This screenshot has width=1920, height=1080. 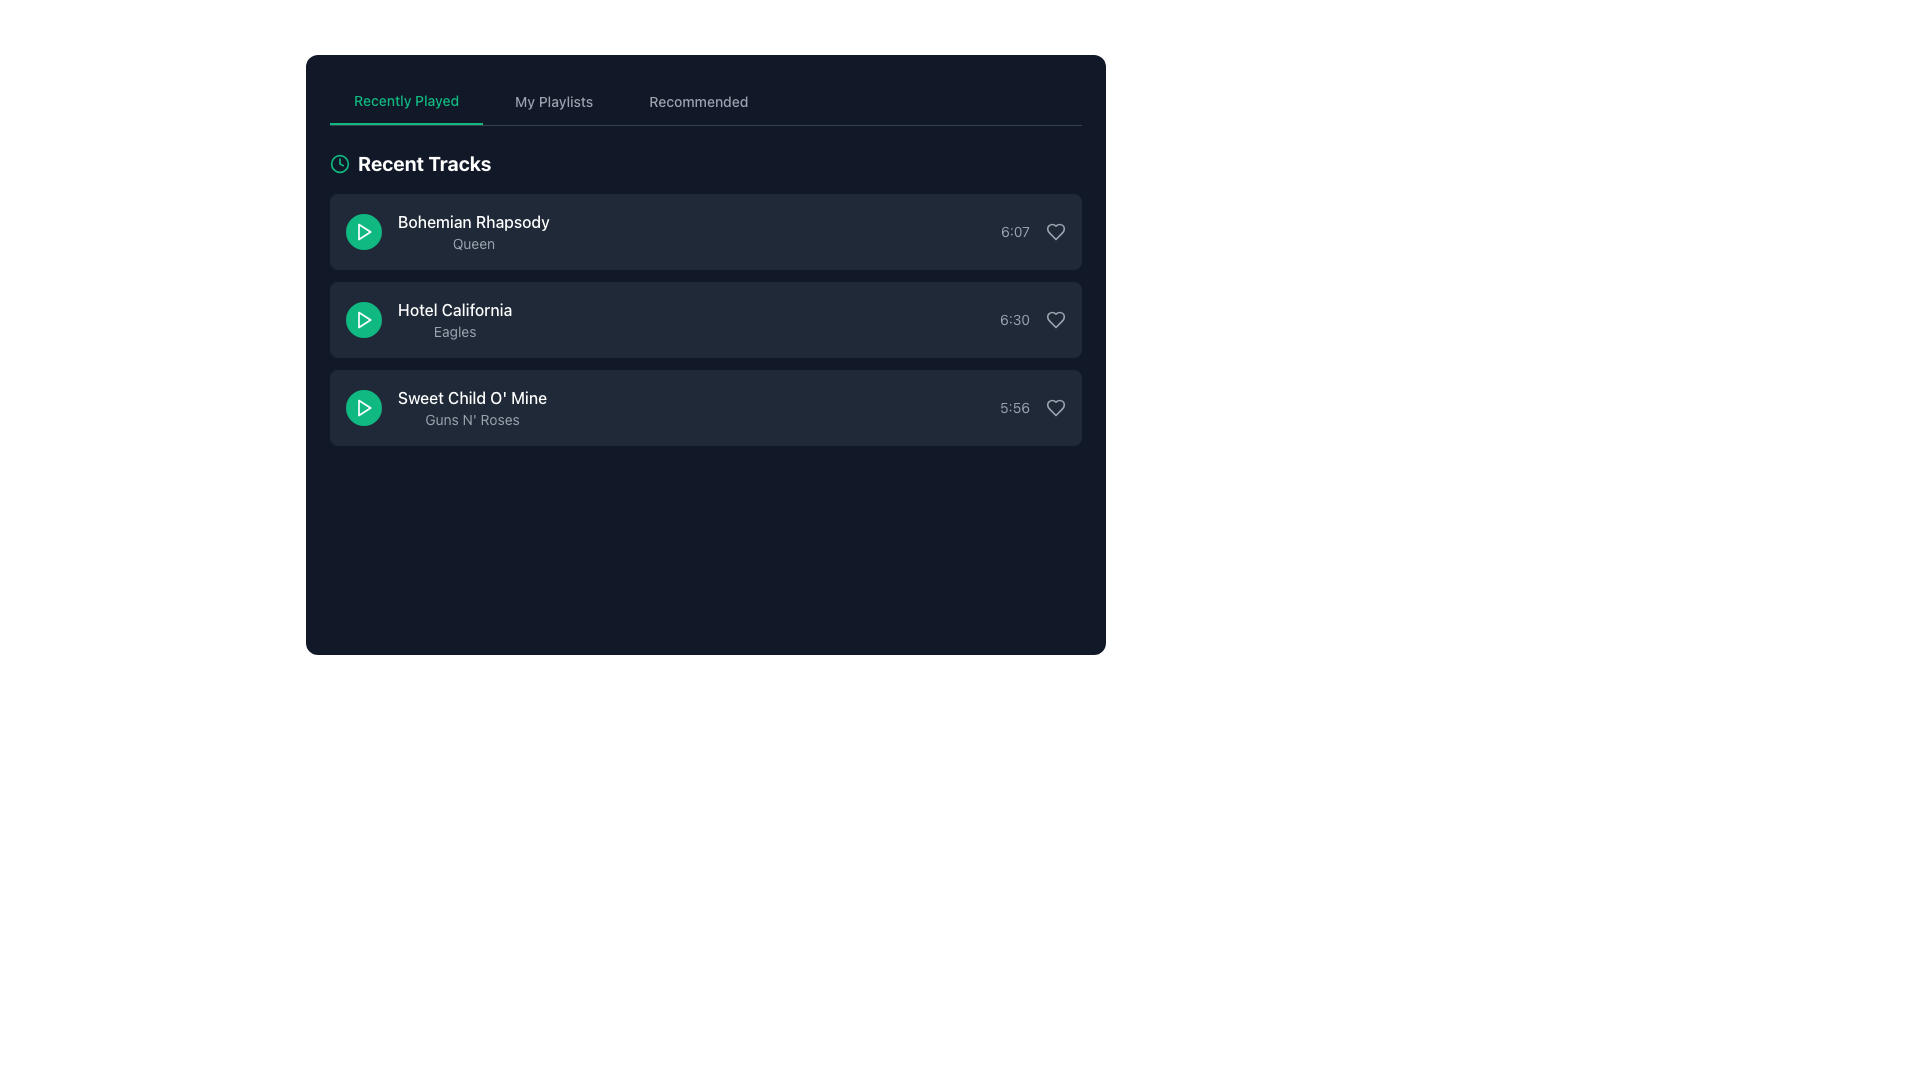 I want to click on song title and artist displayed in the text block located at the bottom of the 'Recent Tracks' section, which is the third item in the list, so click(x=471, y=407).